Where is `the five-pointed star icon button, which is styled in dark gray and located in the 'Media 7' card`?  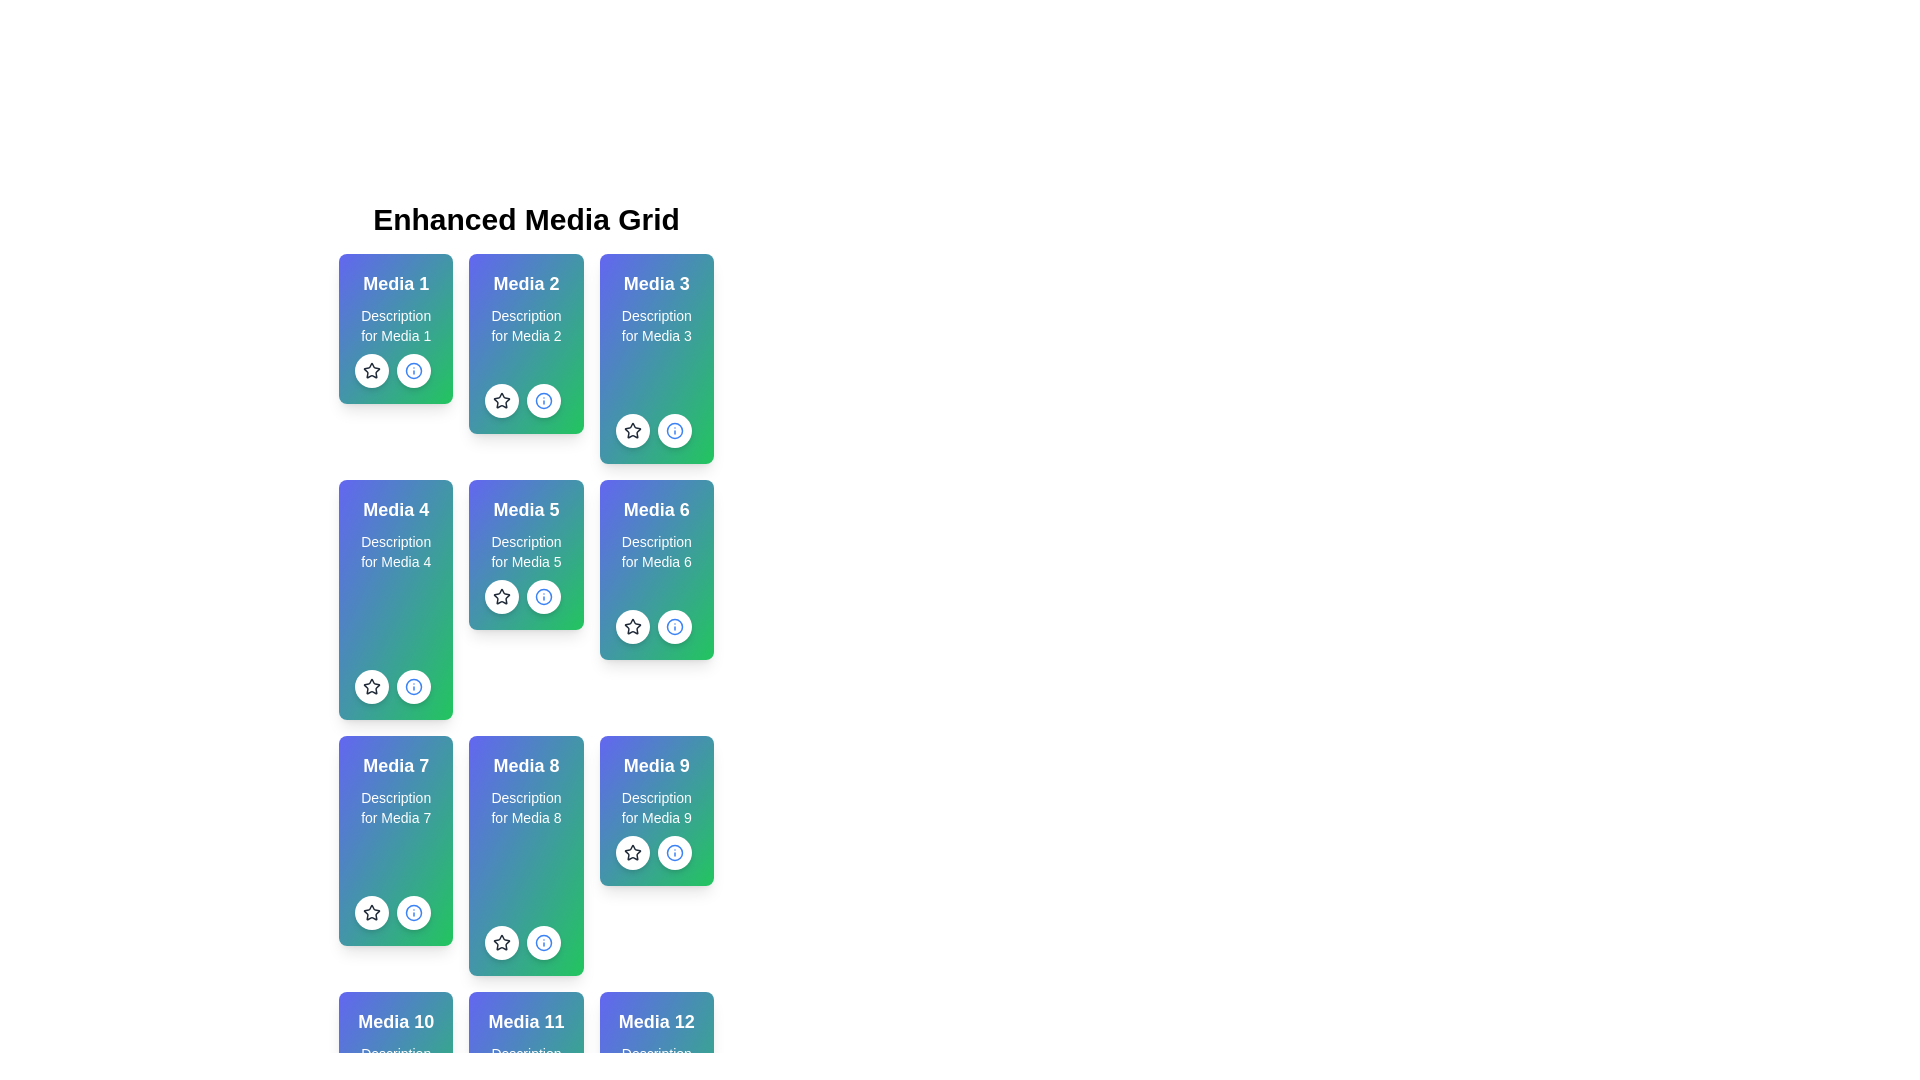 the five-pointed star icon button, which is styled in dark gray and located in the 'Media 7' card is located at coordinates (372, 912).